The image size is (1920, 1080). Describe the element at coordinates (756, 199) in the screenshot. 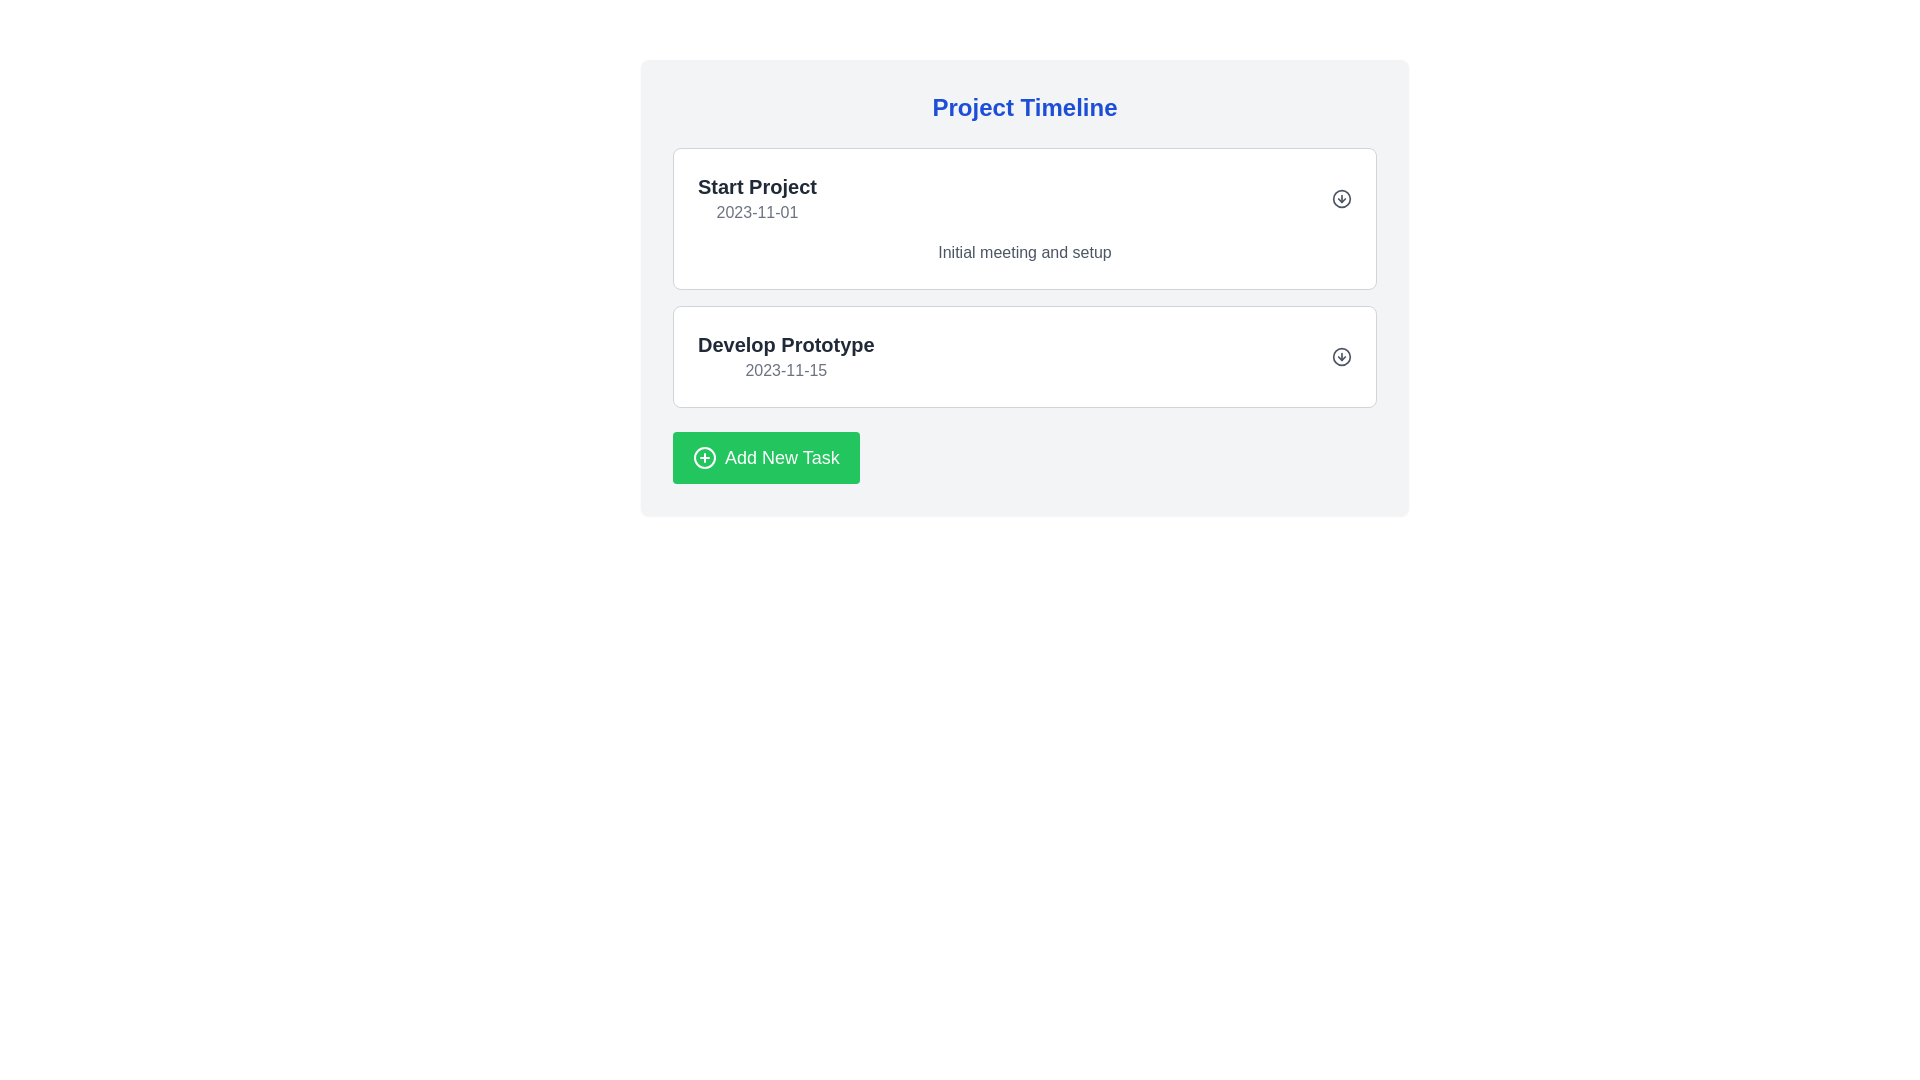

I see `the project milestone text block indicating its title and start date` at that location.